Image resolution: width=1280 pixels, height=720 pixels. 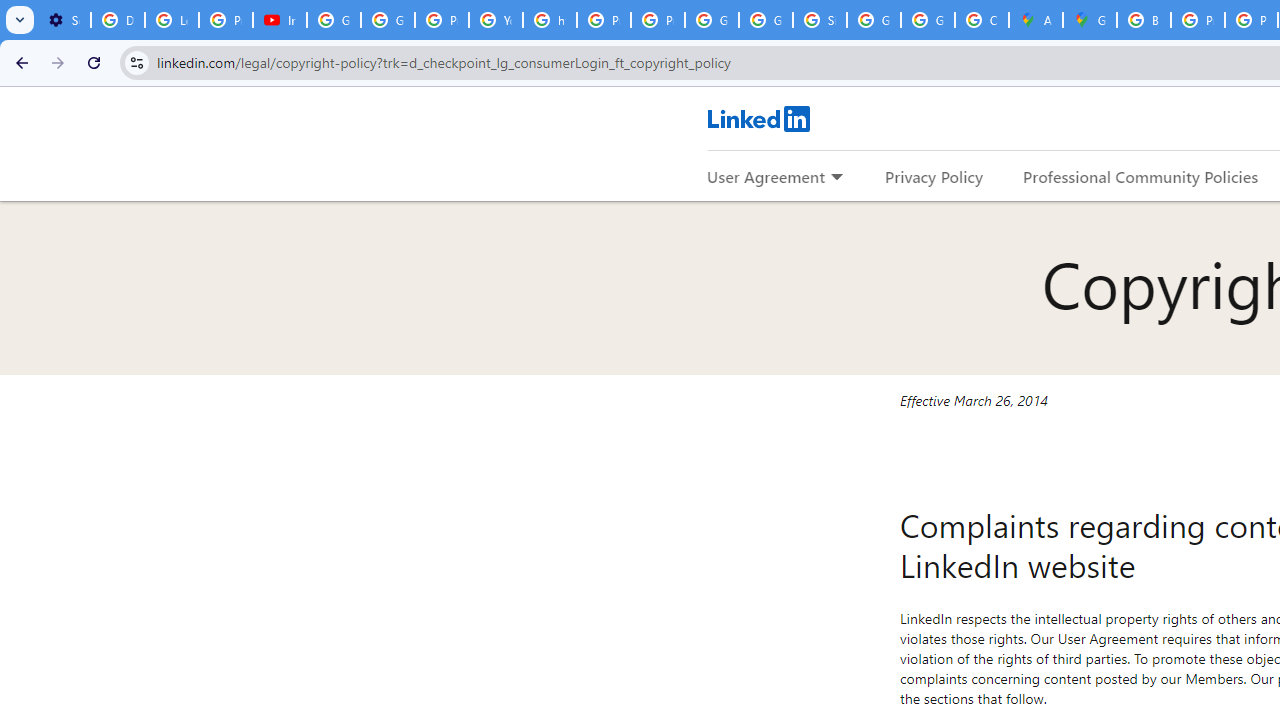 What do you see at coordinates (836, 177) in the screenshot?
I see `'Expand to show more links for User Agreement'` at bounding box center [836, 177].